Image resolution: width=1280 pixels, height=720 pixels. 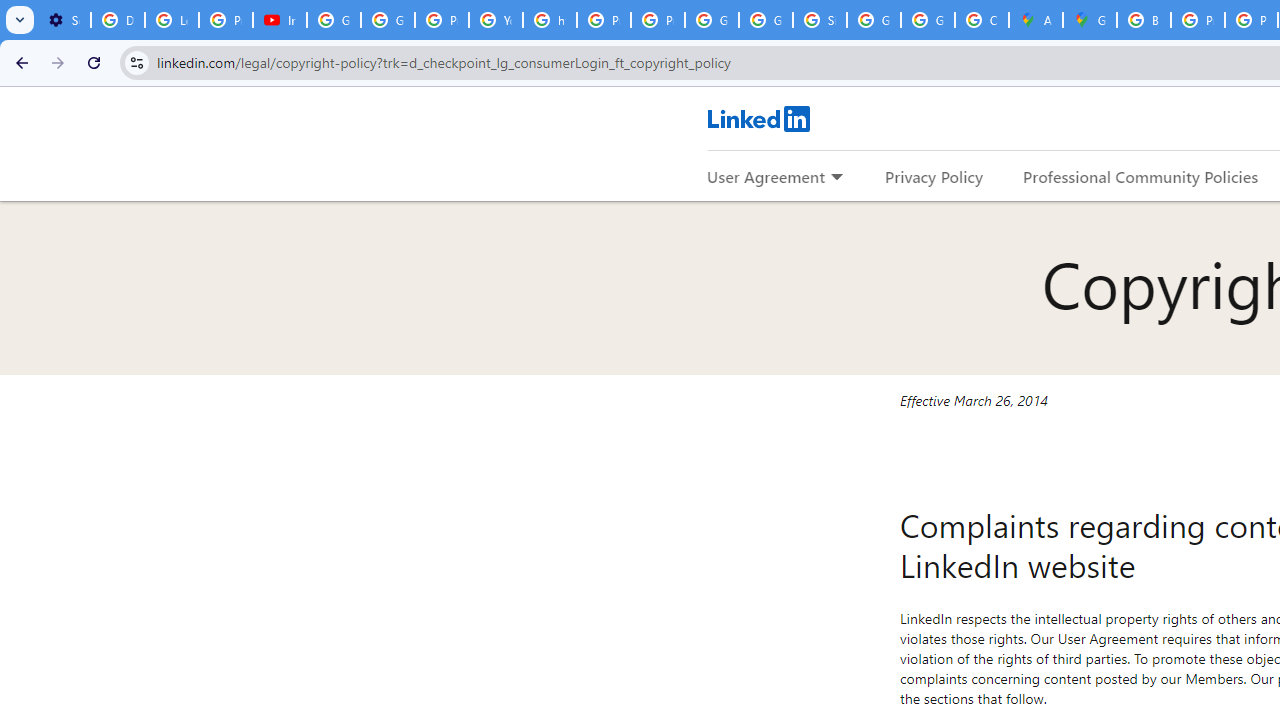 What do you see at coordinates (836, 177) in the screenshot?
I see `'Expand to show more links for User Agreement'` at bounding box center [836, 177].